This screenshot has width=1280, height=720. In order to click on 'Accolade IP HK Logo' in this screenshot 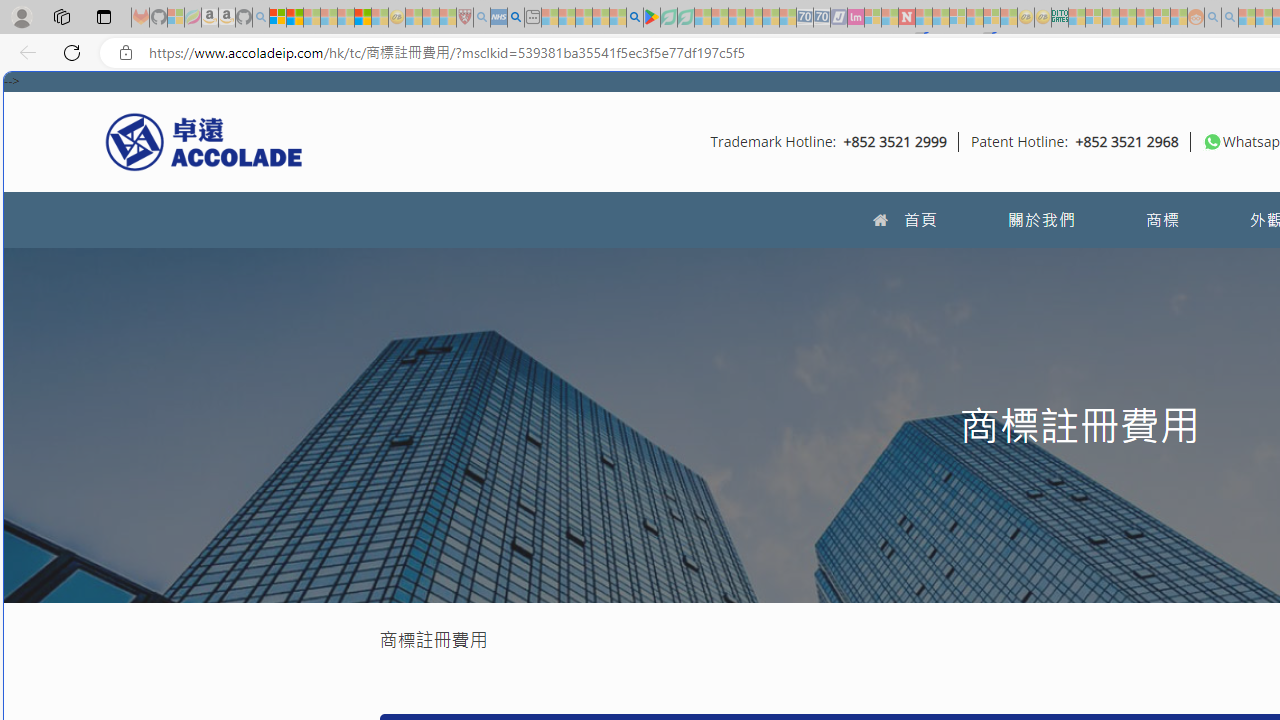, I will do `click(204, 140)`.